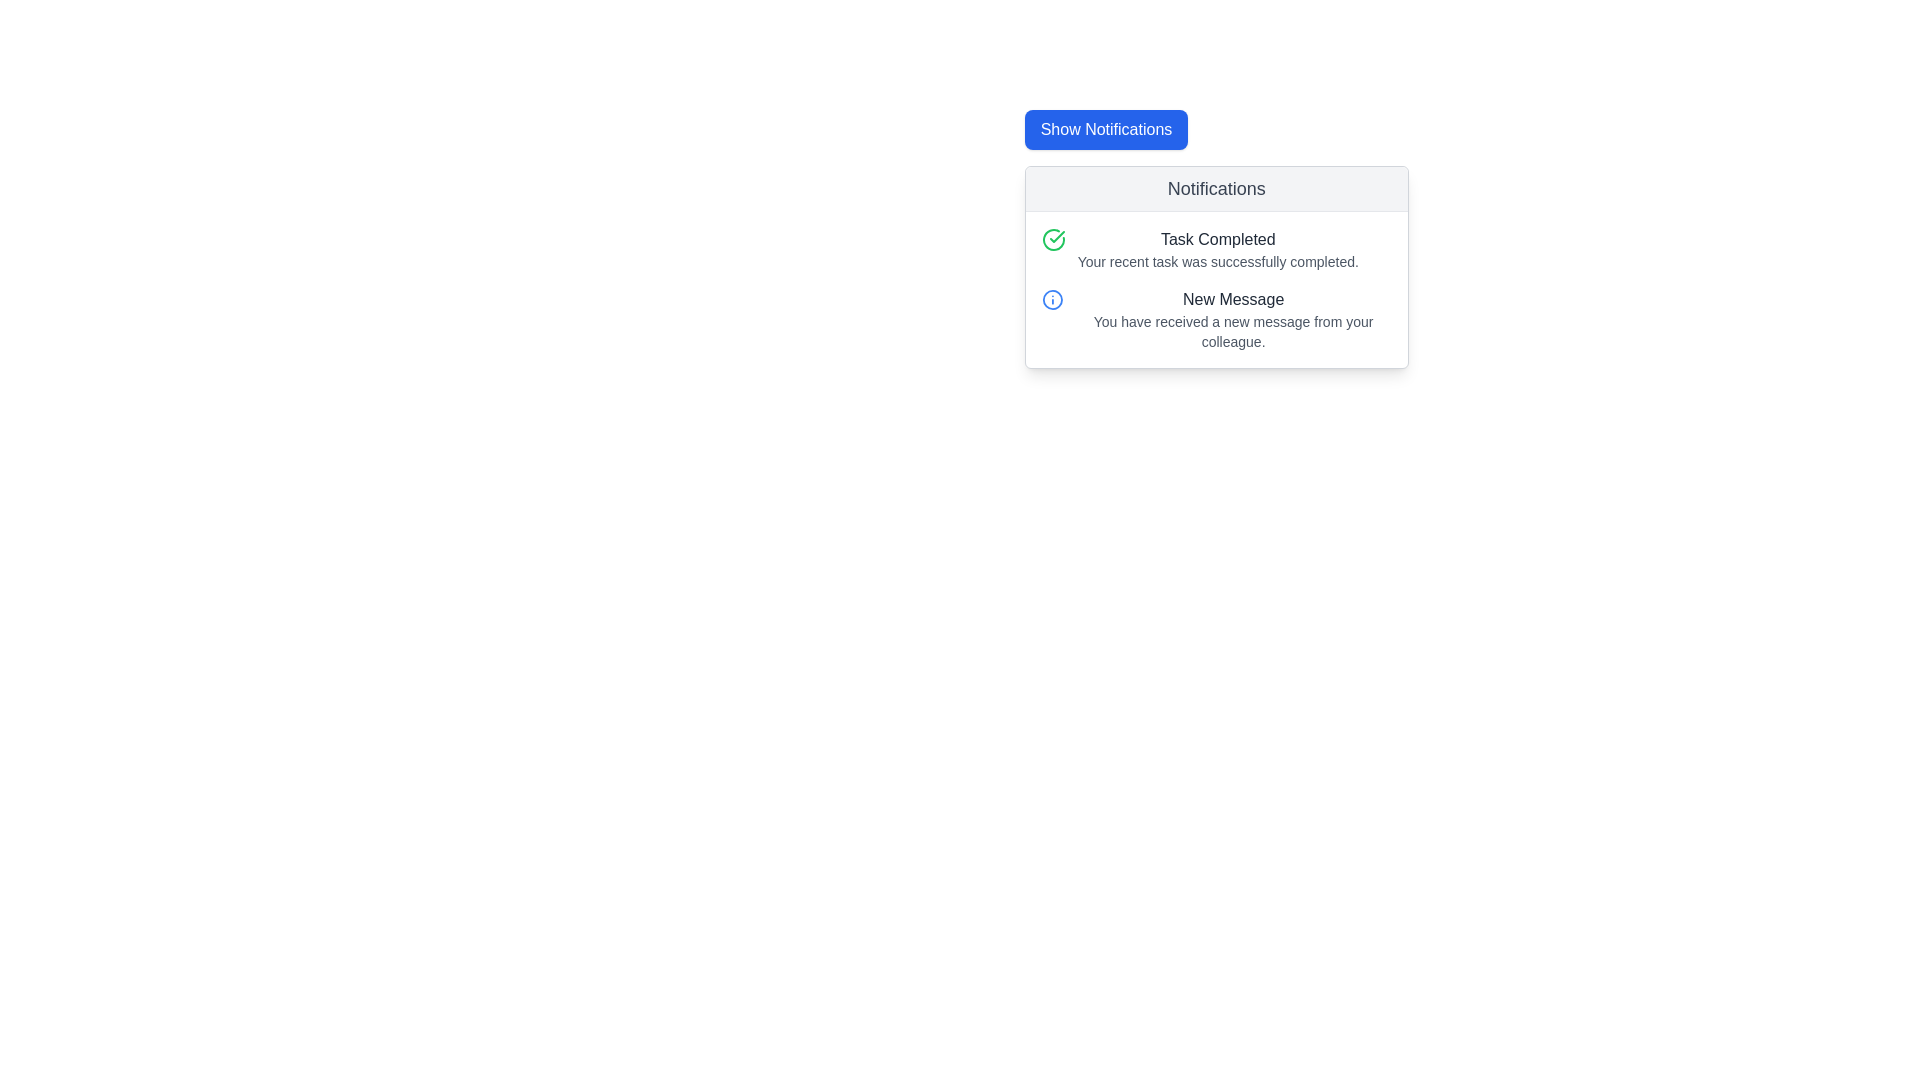 The height and width of the screenshot is (1080, 1920). What do you see at coordinates (1217, 238) in the screenshot?
I see `the bold gray text reading 'Task Completed' which is the first line in the notification section of the card` at bounding box center [1217, 238].